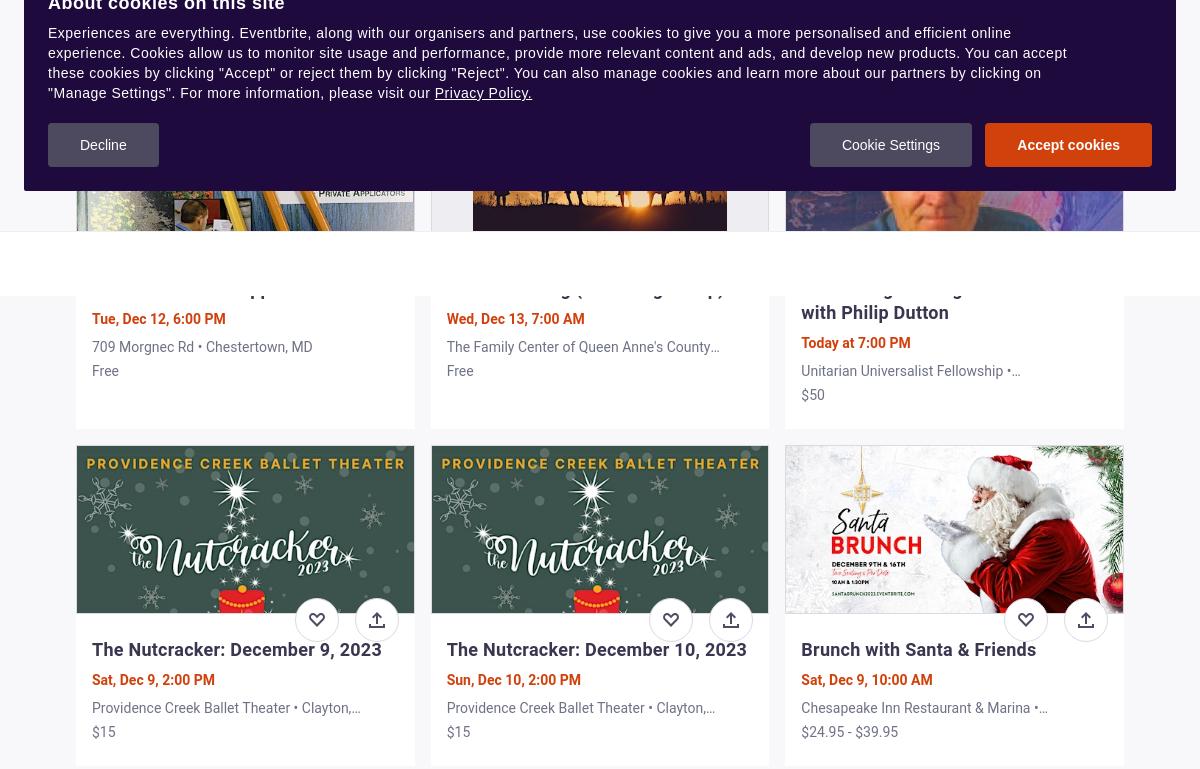 The image size is (1200, 769). I want to click on '$24.95 - $39.95', so click(800, 730).